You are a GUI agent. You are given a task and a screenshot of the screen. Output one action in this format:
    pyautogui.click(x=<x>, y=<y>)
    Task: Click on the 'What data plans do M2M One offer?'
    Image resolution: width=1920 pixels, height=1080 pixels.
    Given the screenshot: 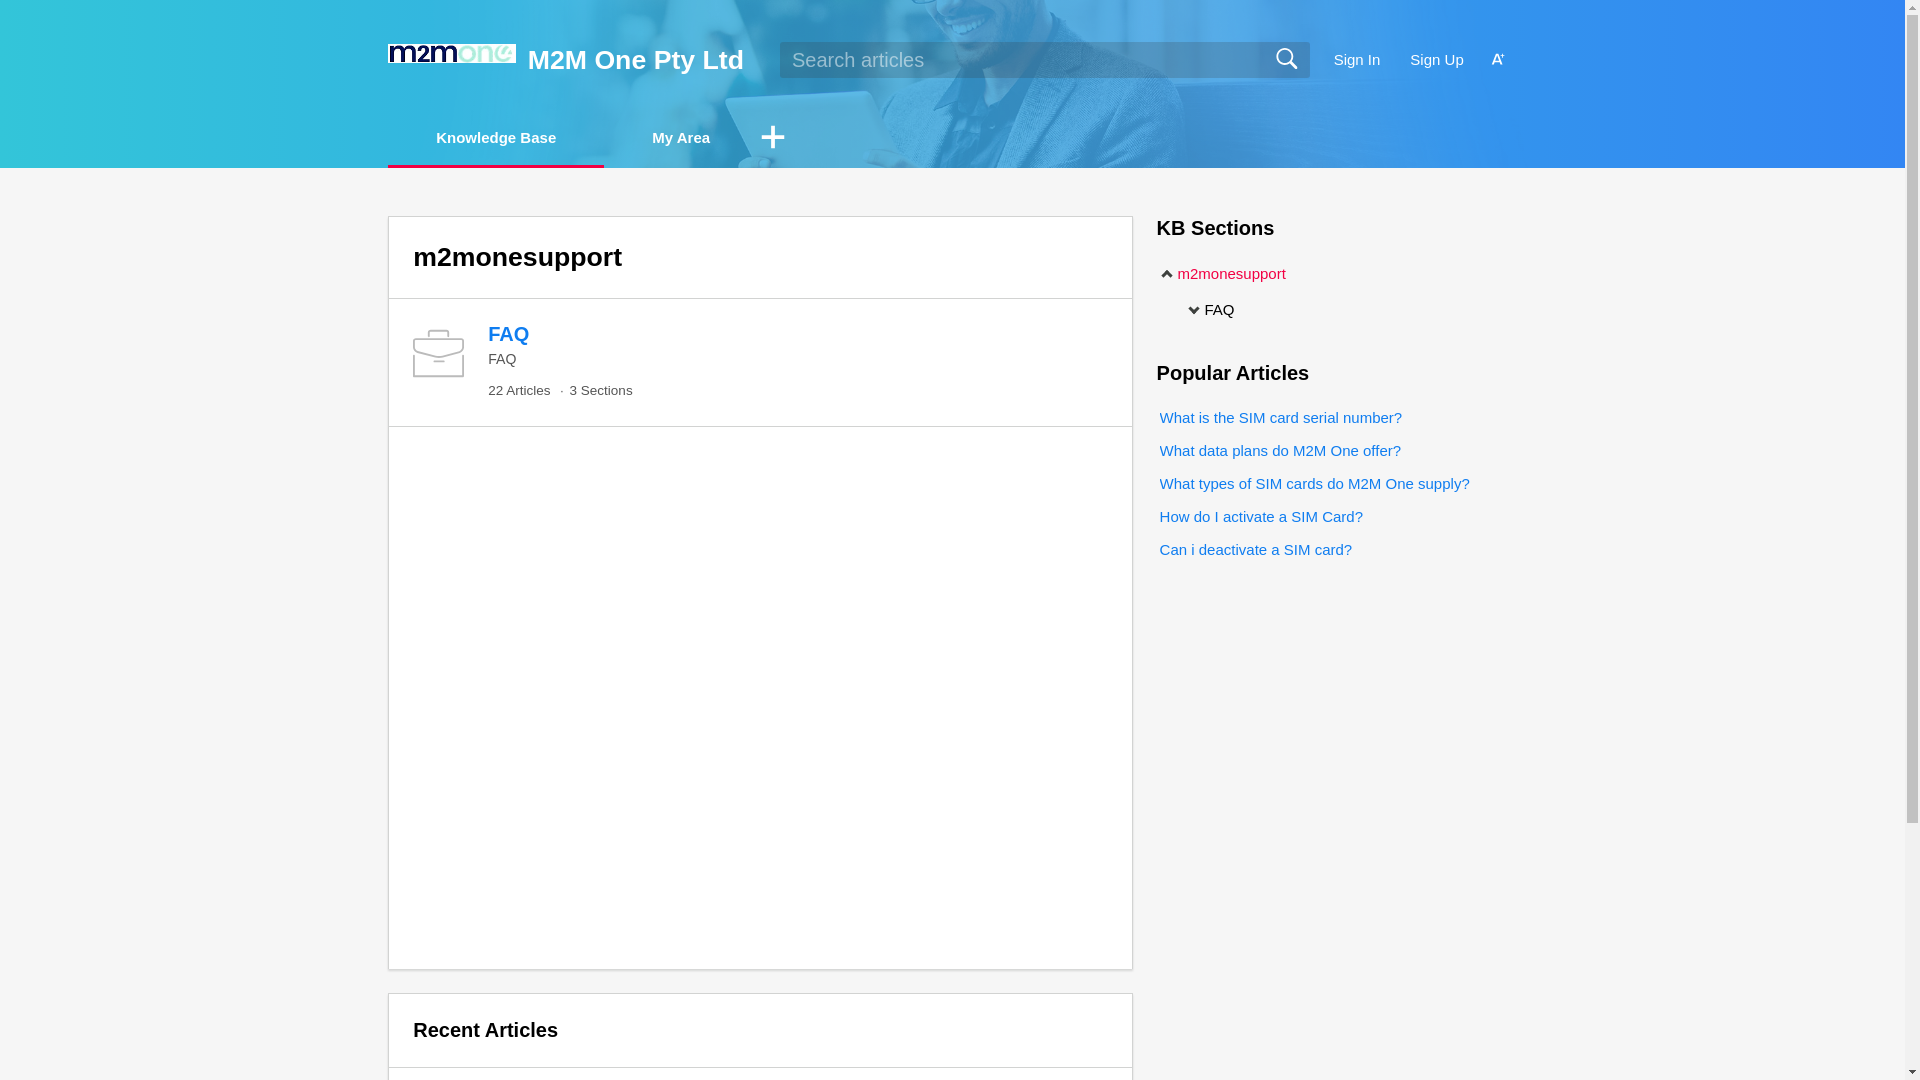 What is the action you would take?
    pyautogui.click(x=1278, y=450)
    